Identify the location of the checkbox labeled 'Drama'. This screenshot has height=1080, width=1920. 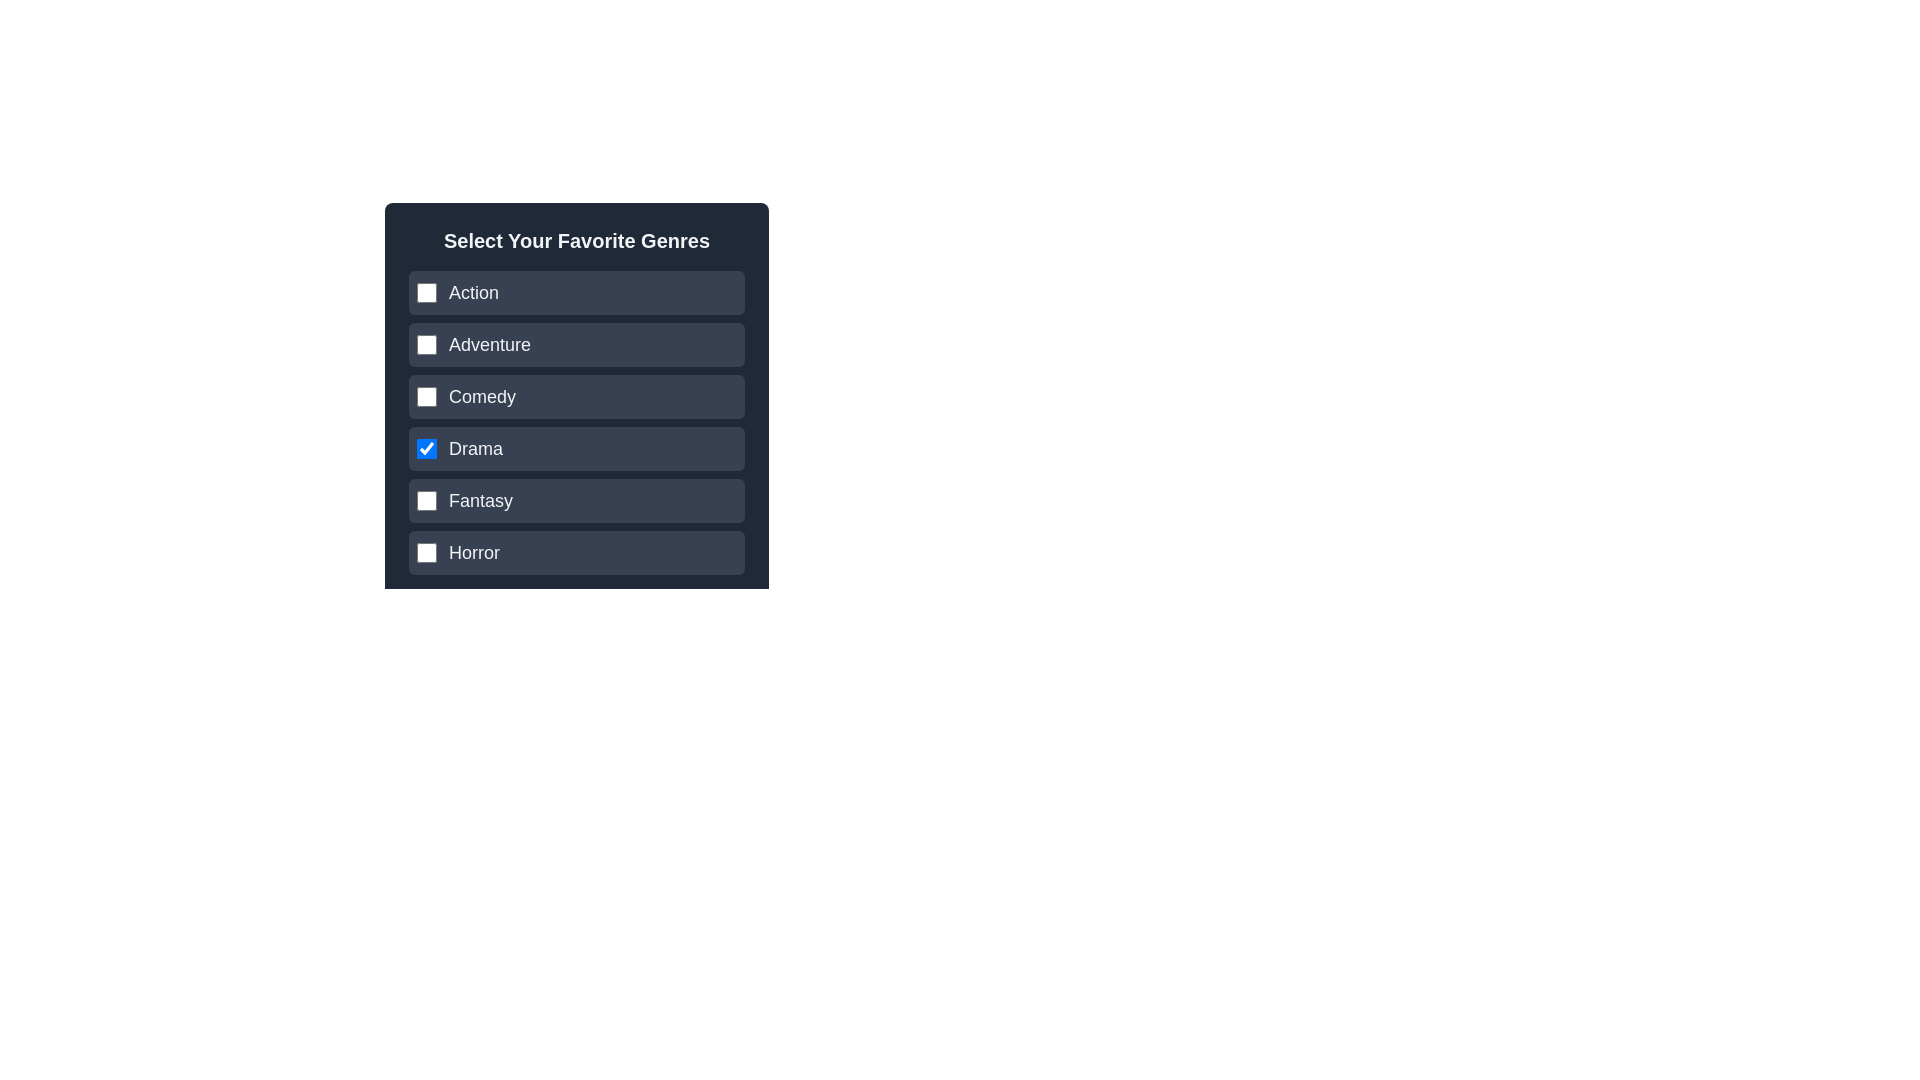
(575, 427).